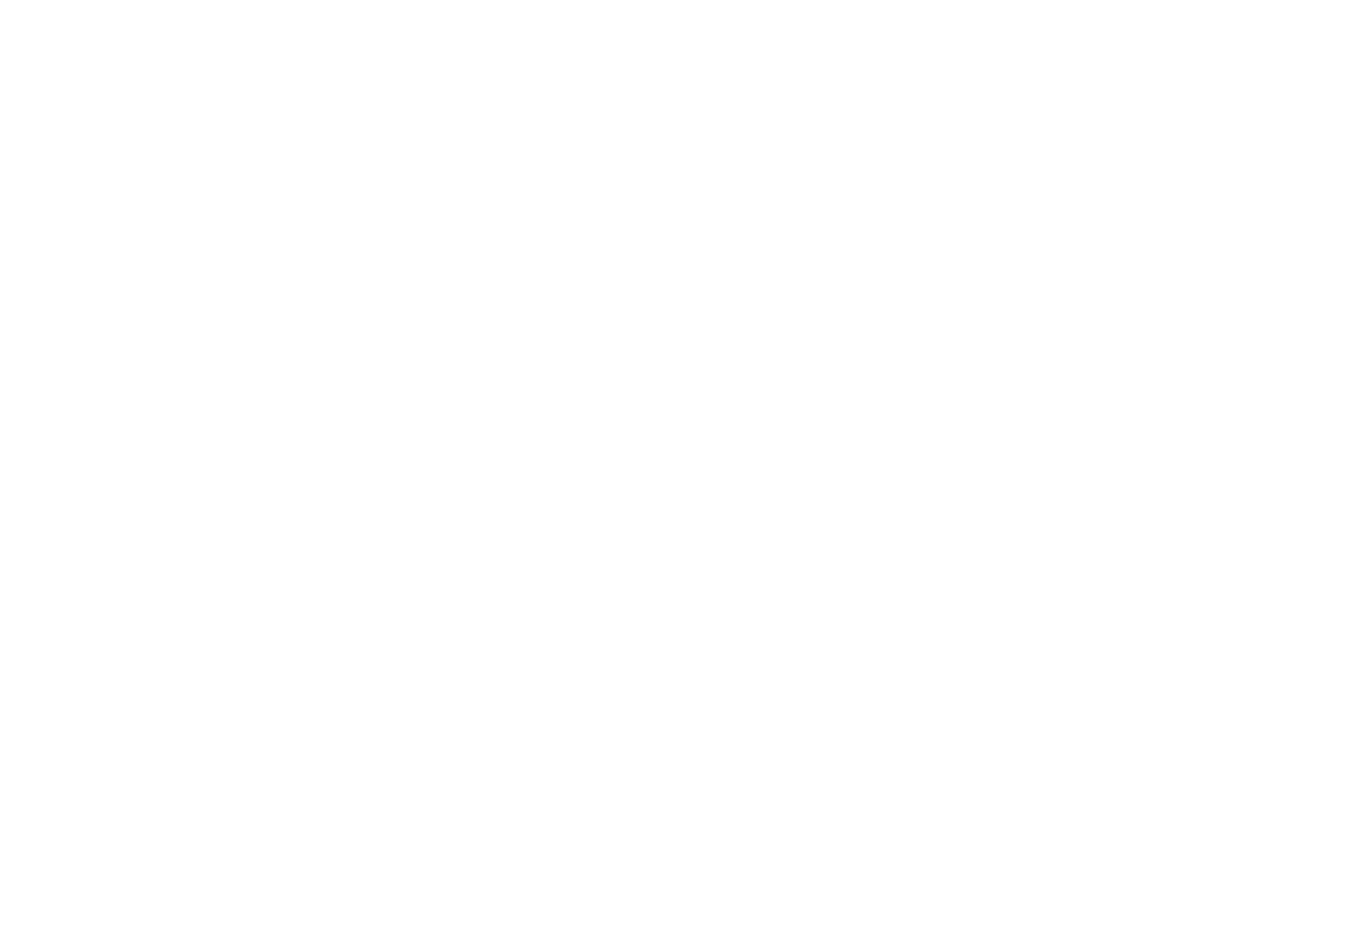 The height and width of the screenshot is (944, 1366). Describe the element at coordinates (769, 367) in the screenshot. I see `'8'` at that location.